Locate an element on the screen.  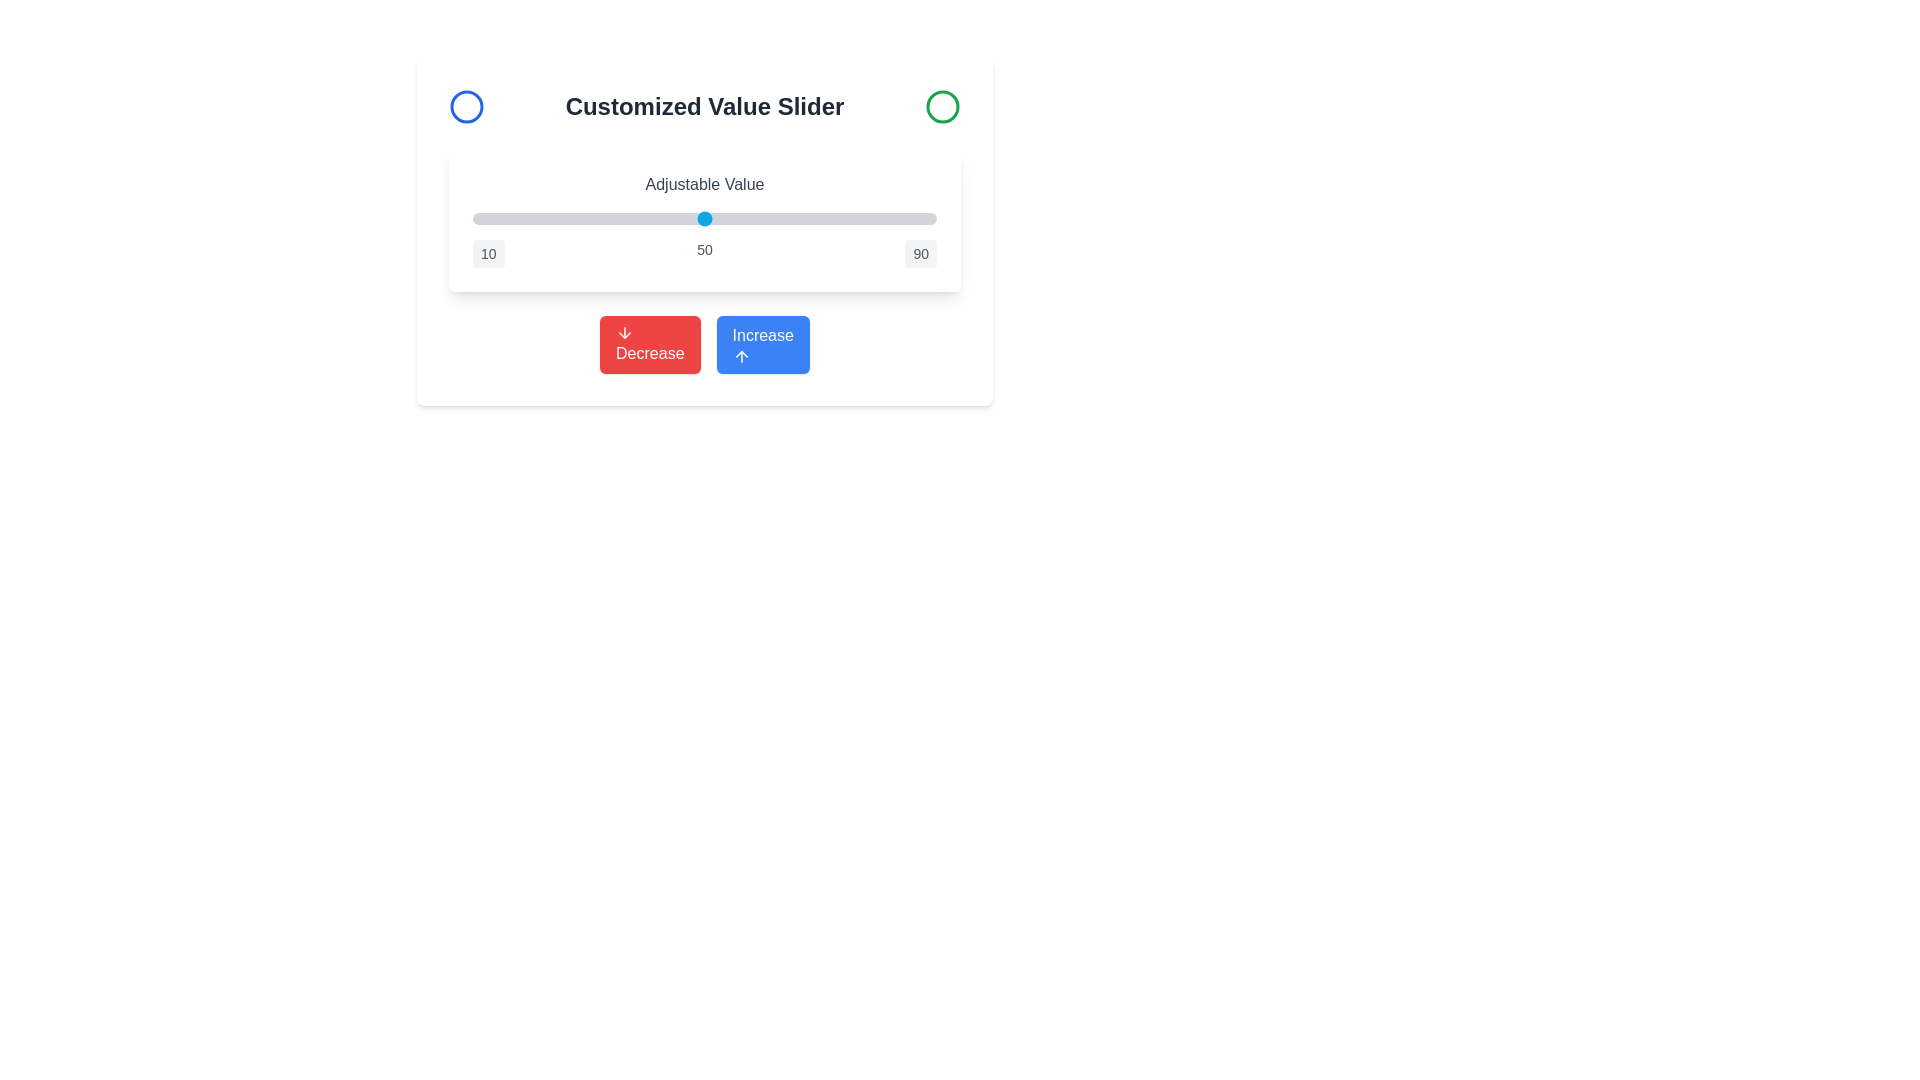
the 'Decrease' button, which is a rectangular button with rounded corners, a vibrant red background, and white text, by using keyboard focus and pressing Enter is located at coordinates (650, 343).